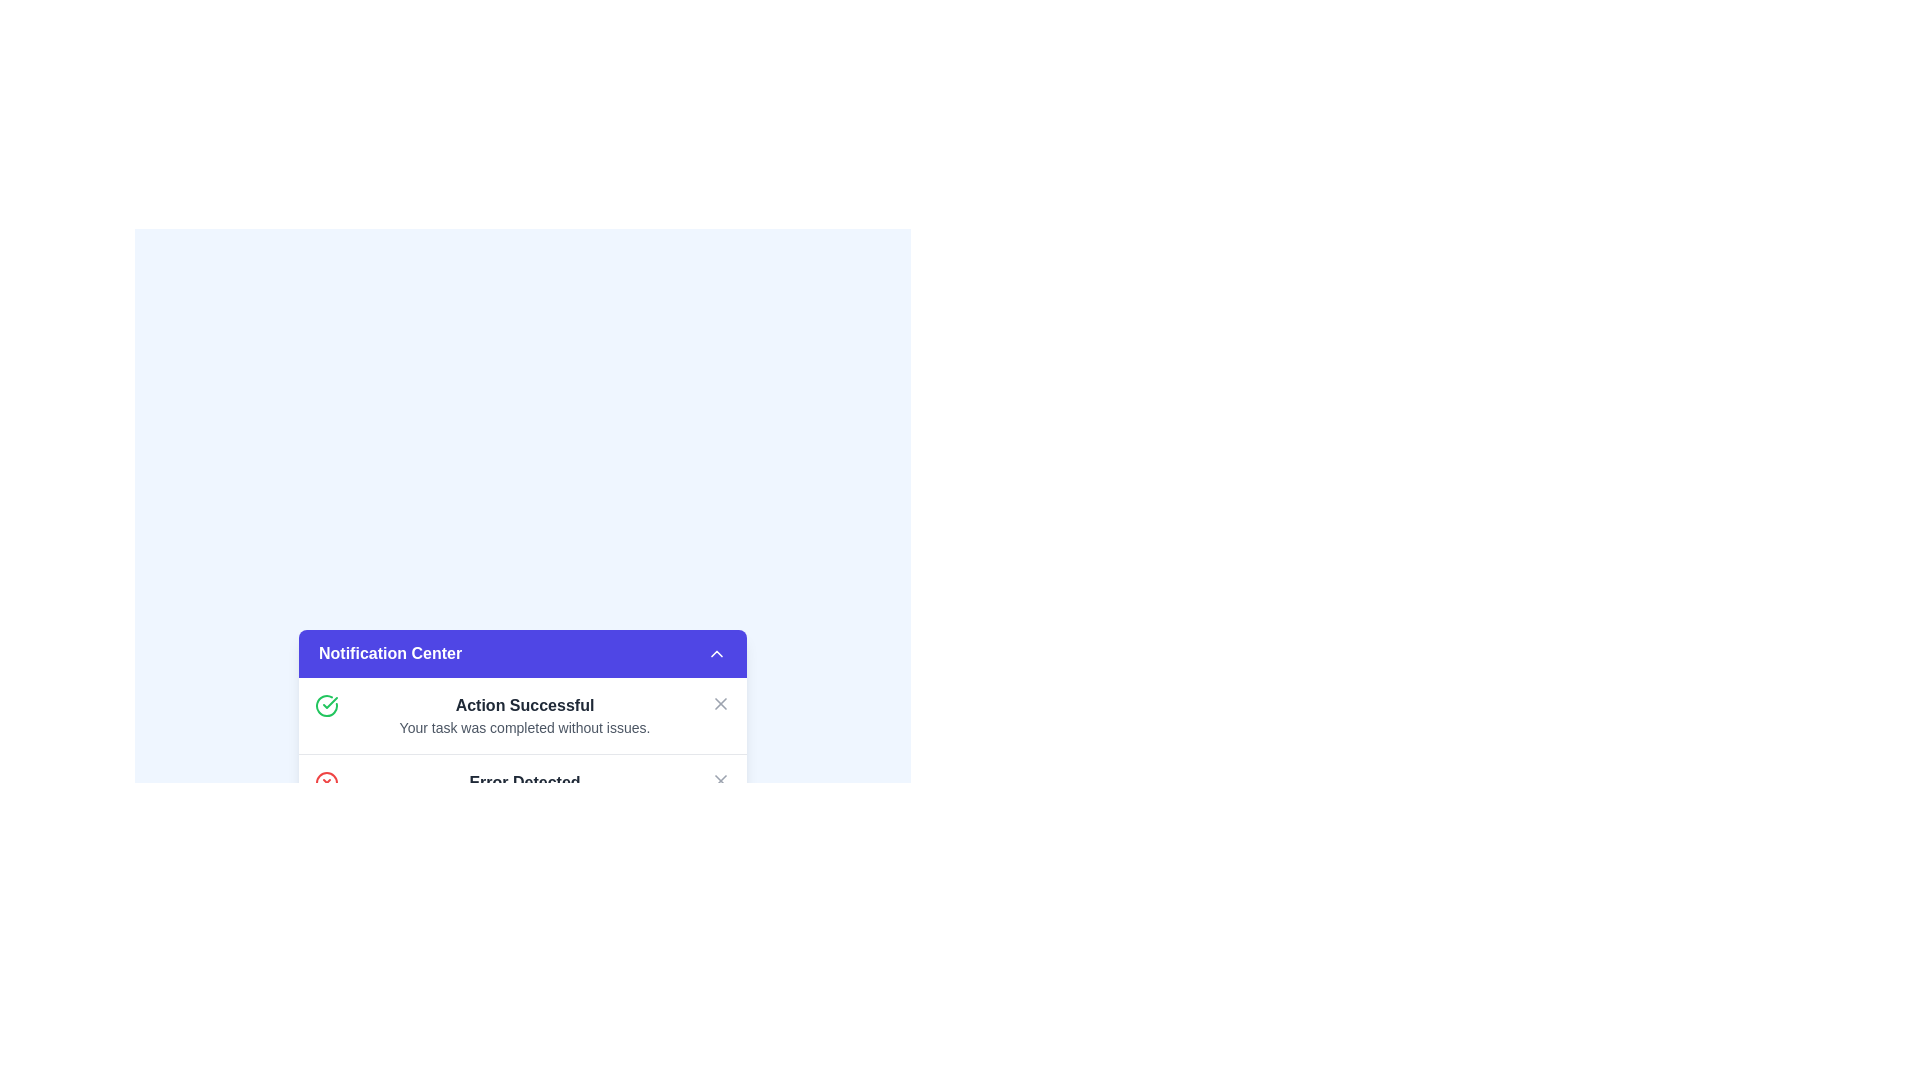  I want to click on the small triangular-shaped button resembling an upward-pointing arrow with a white outline, located in the top-right corner of the 'Notification Center' header, so click(716, 654).